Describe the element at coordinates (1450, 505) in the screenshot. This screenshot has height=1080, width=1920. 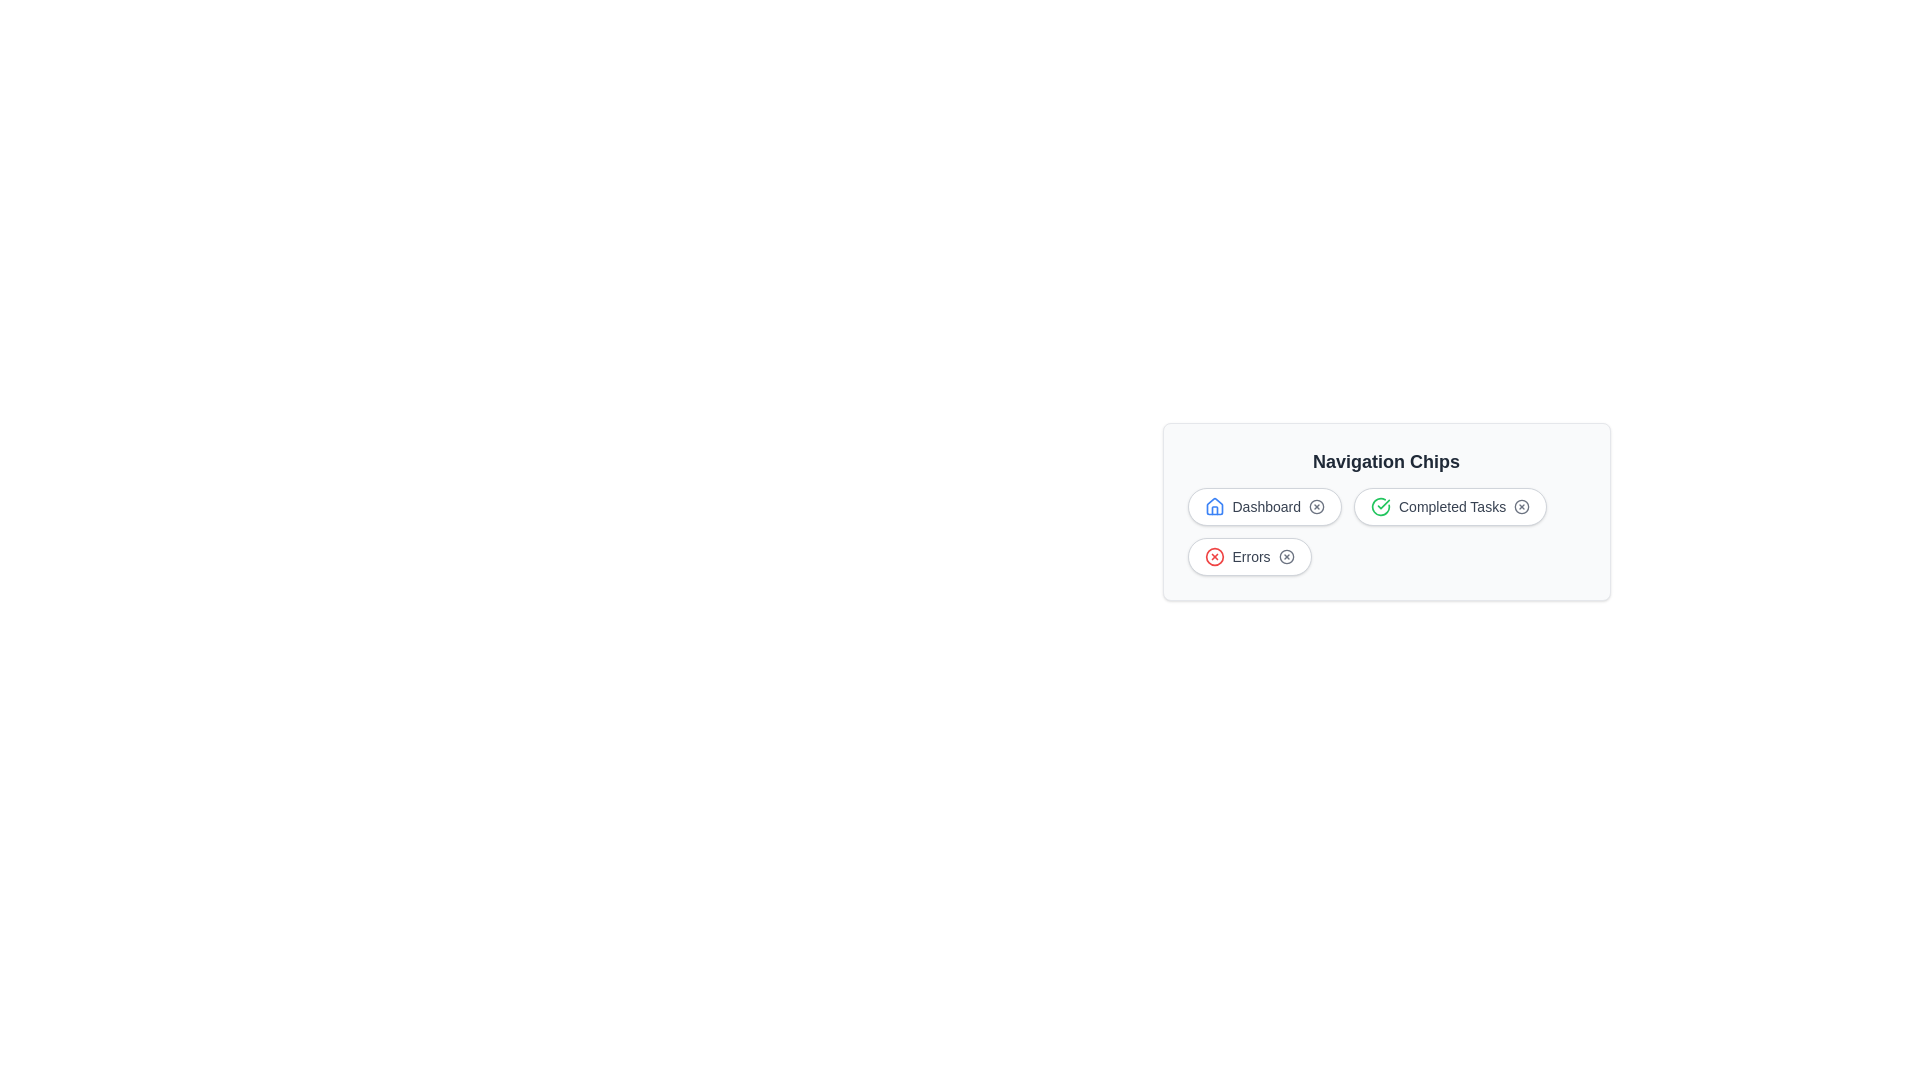
I see `the text label of the chip labeled Completed Tasks` at that location.